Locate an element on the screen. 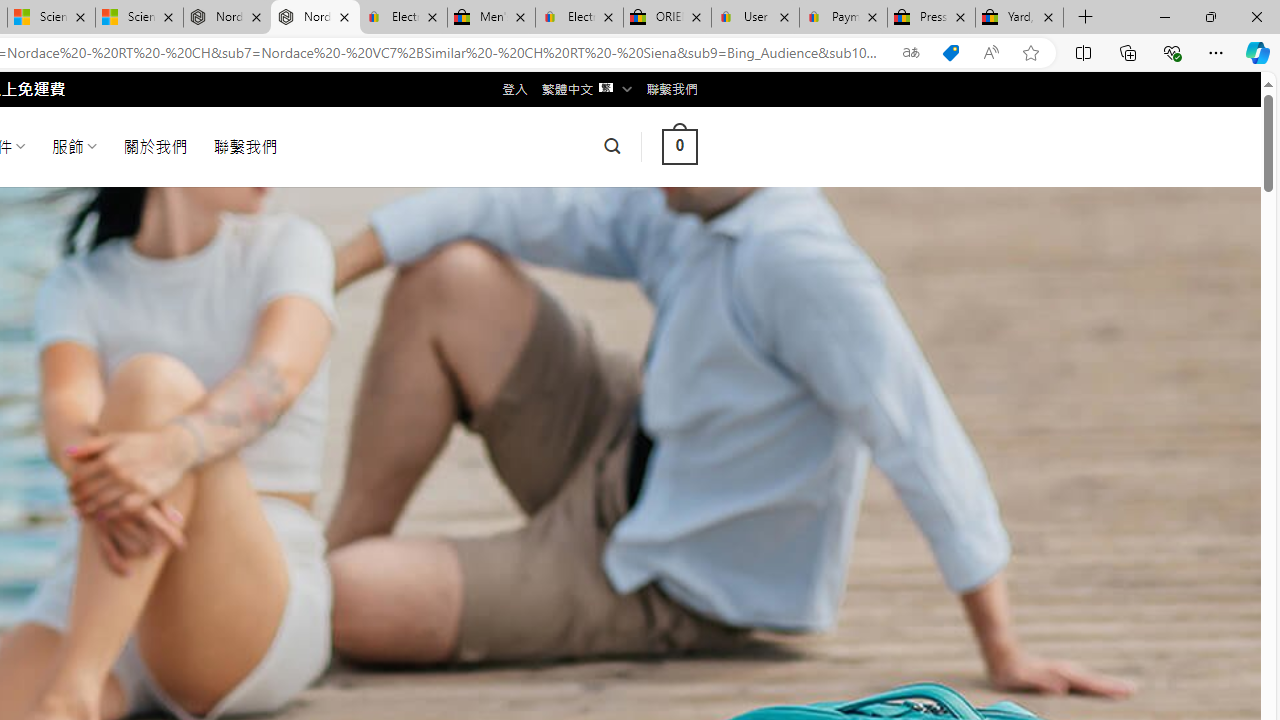  '  0  ' is located at coordinates (679, 145).